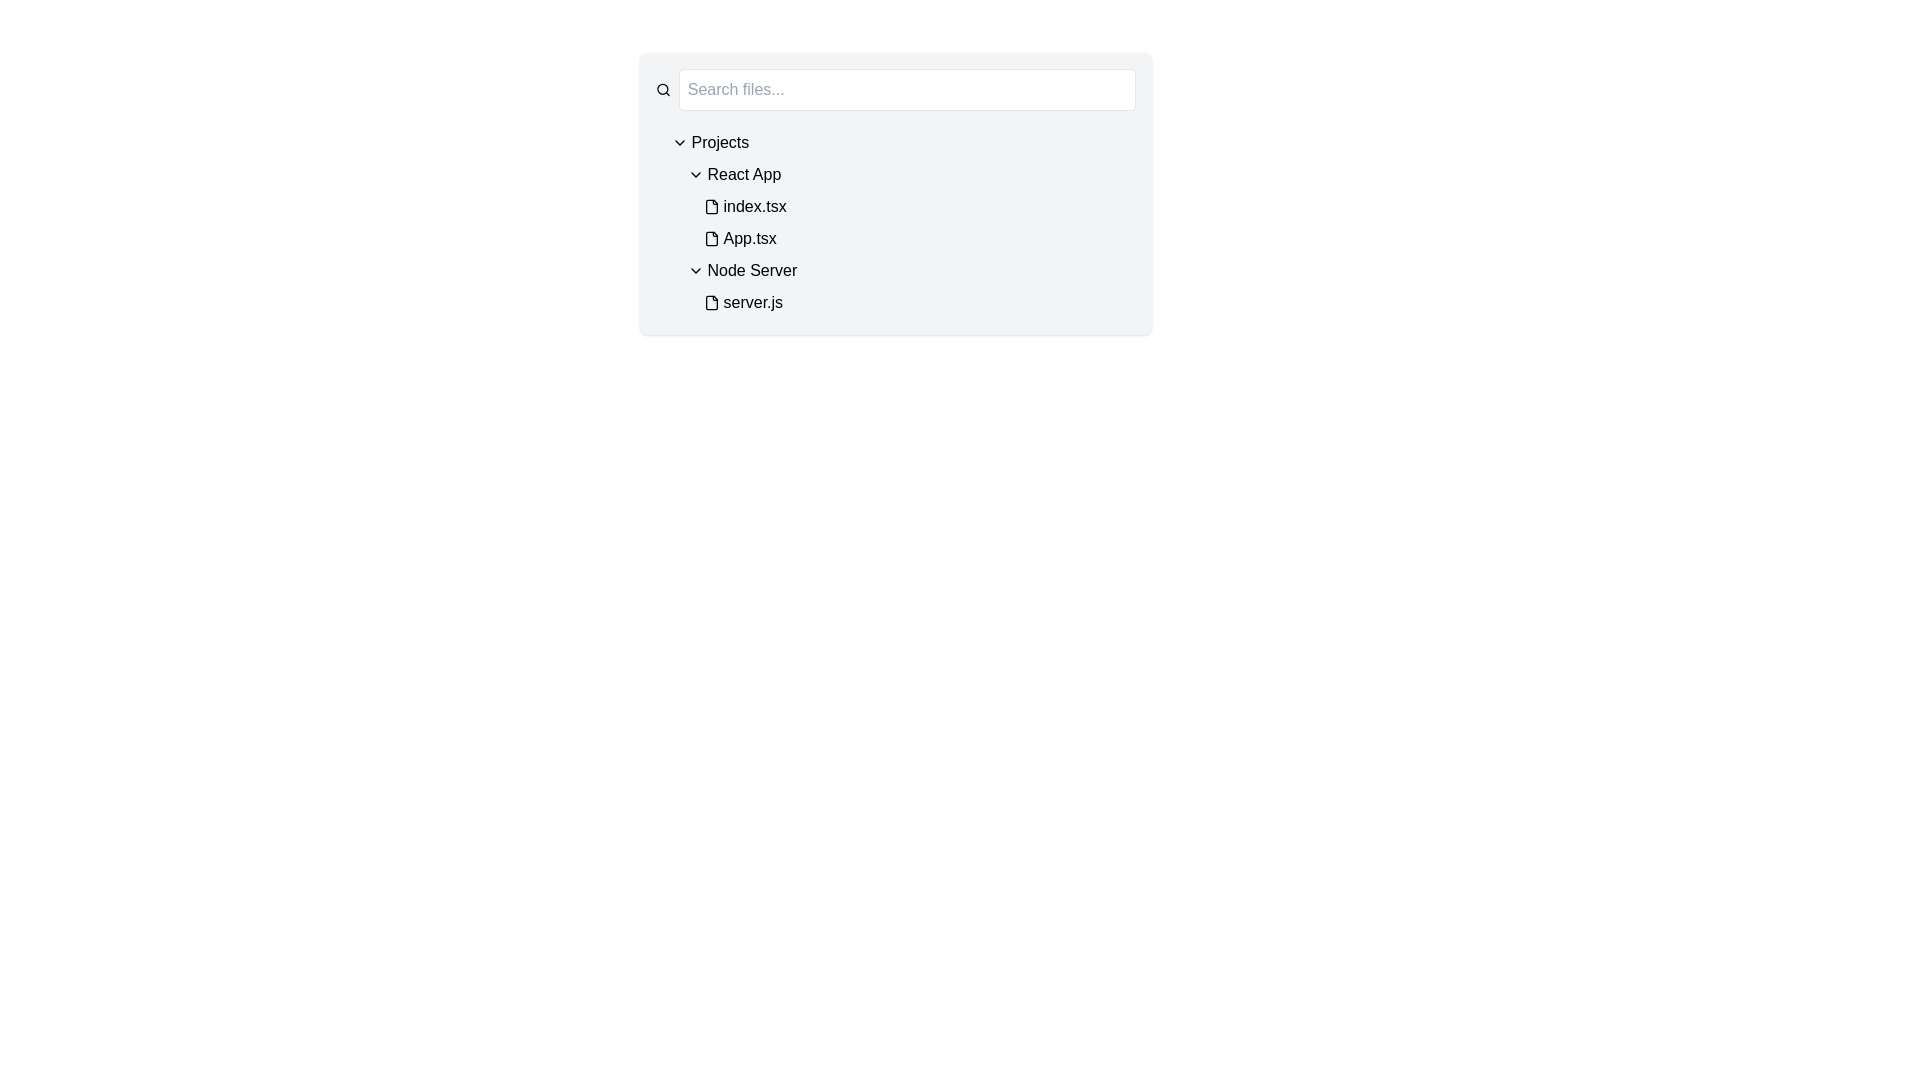 The height and width of the screenshot is (1080, 1920). Describe the element at coordinates (711, 207) in the screenshot. I see `the file icon component that represents a document, located adjacent to the 'index.tsx' text under the 'React App' subheading` at that location.